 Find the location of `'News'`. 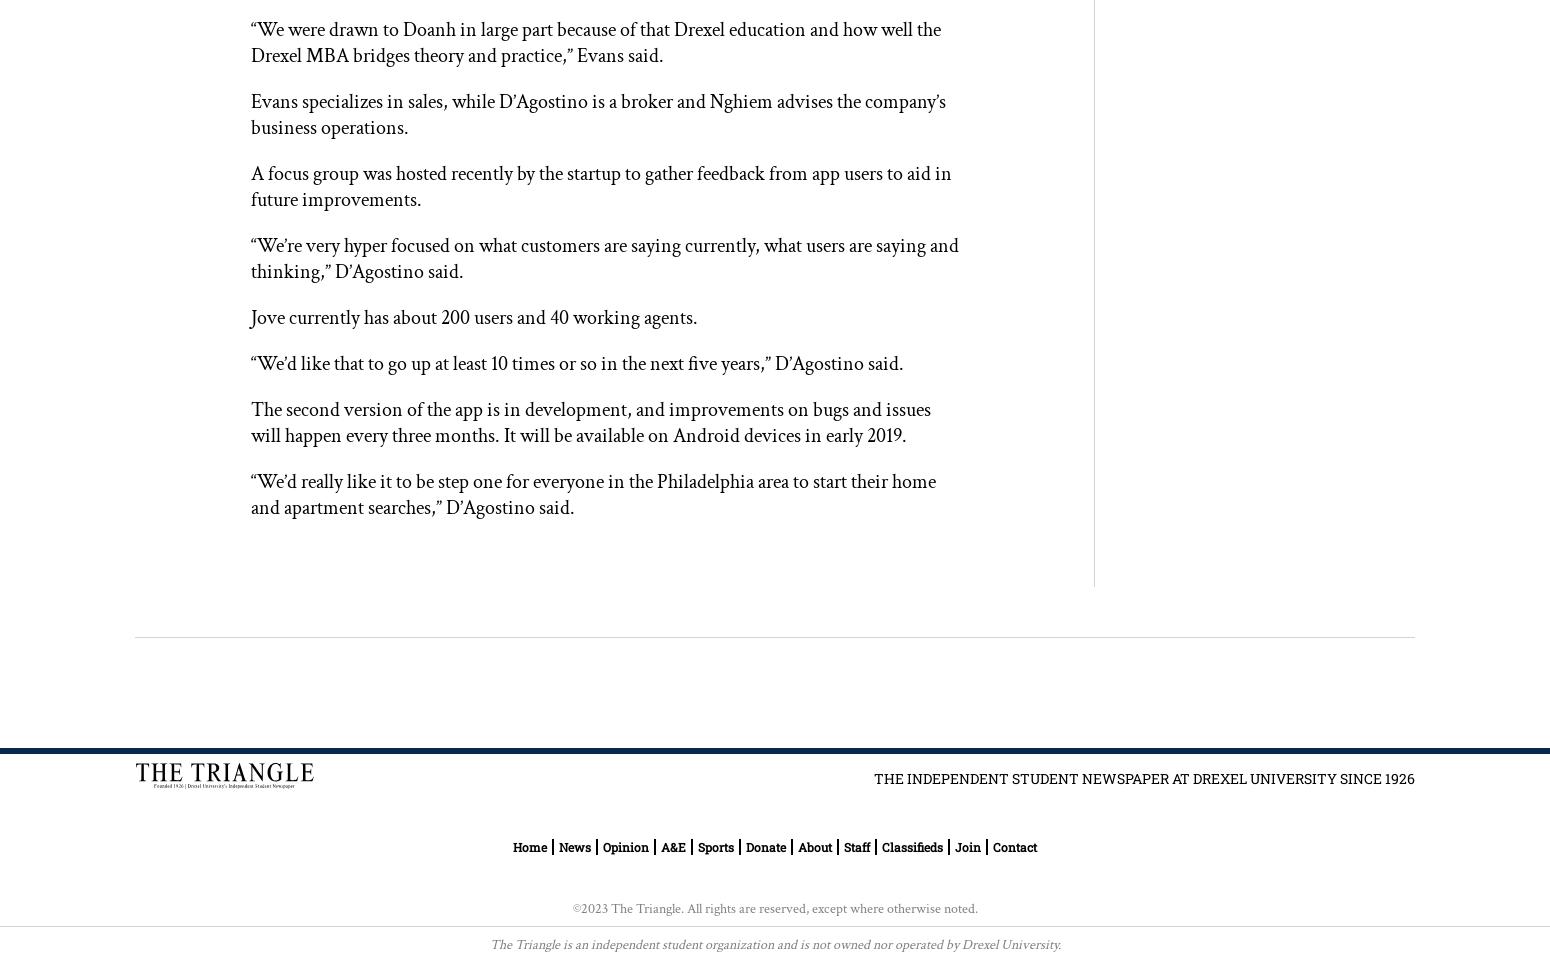

'News' is located at coordinates (575, 847).